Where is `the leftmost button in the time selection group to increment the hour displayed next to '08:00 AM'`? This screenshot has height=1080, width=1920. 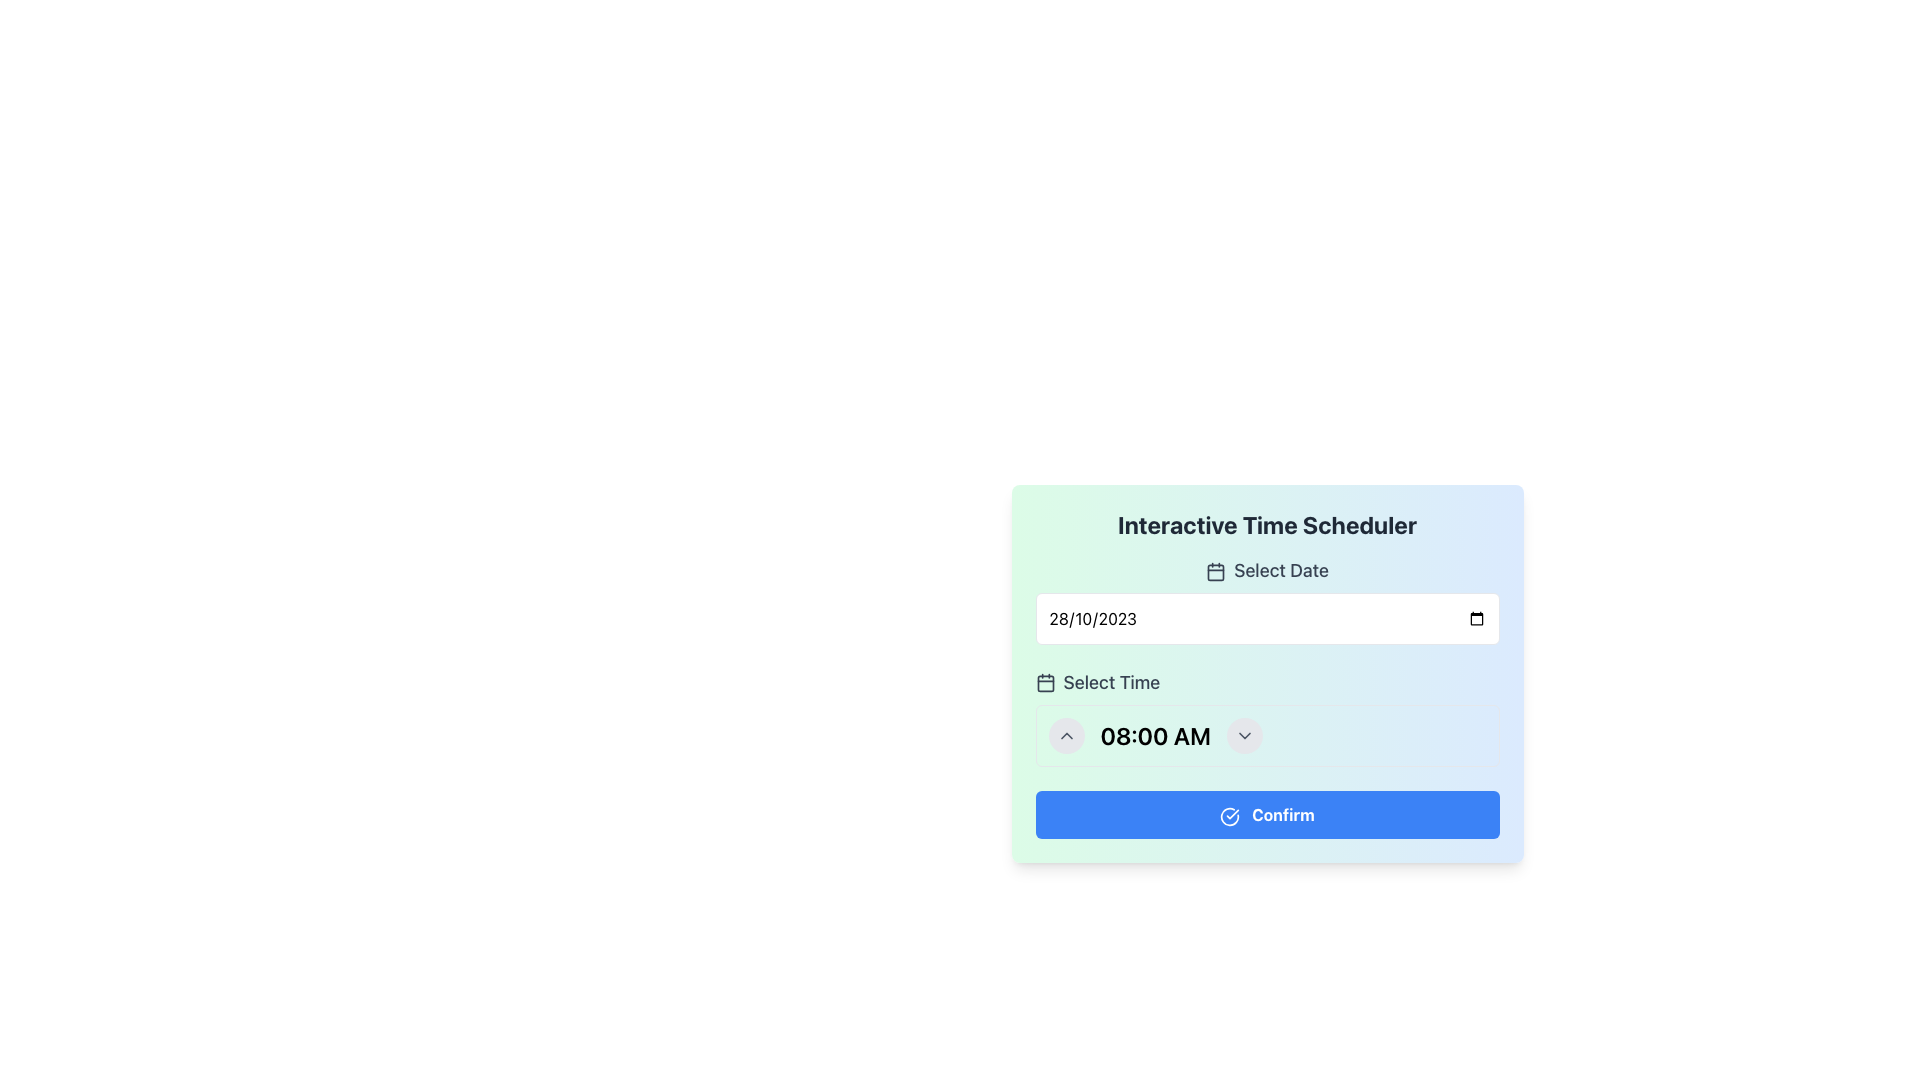
the leftmost button in the time selection group to increment the hour displayed next to '08:00 AM' is located at coordinates (1065, 736).